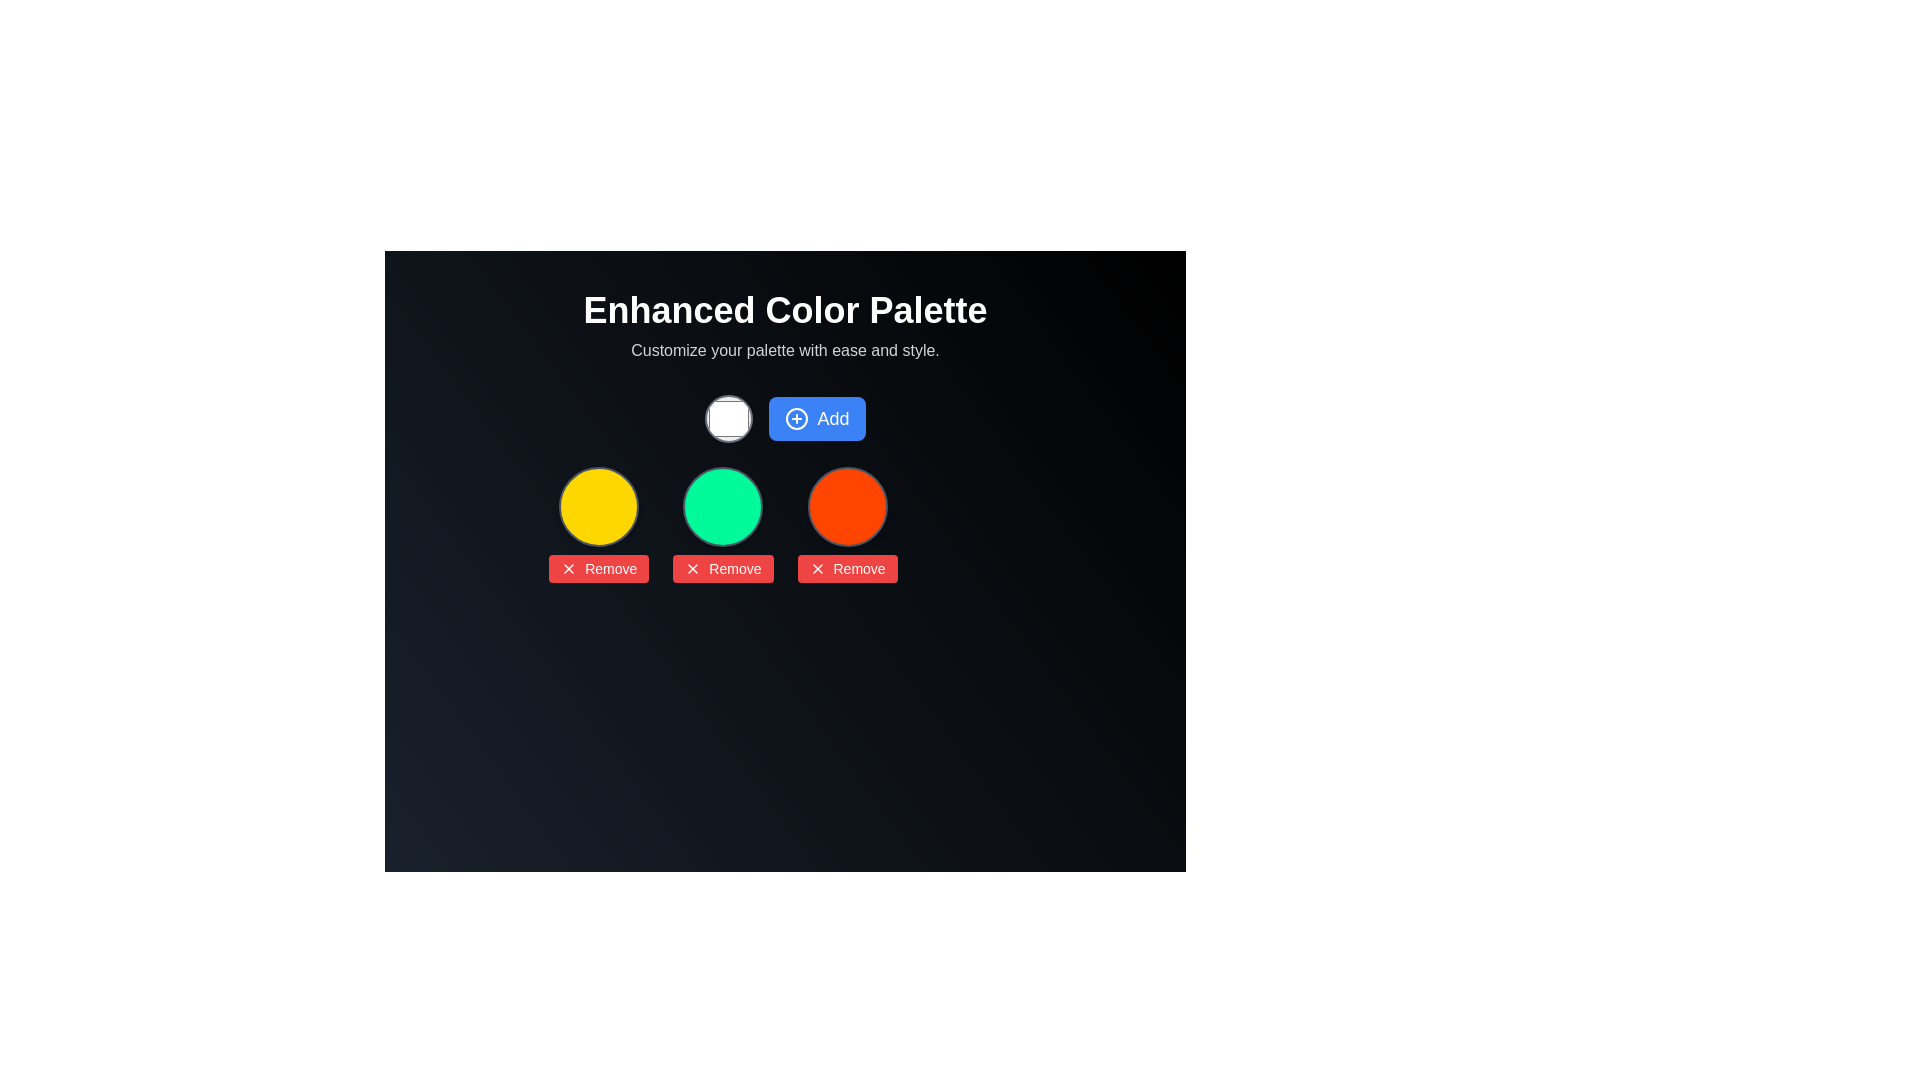  What do you see at coordinates (693, 569) in the screenshot?
I see `the icon within the leftmost 'Remove' button located directly beneath the yellow circle` at bounding box center [693, 569].